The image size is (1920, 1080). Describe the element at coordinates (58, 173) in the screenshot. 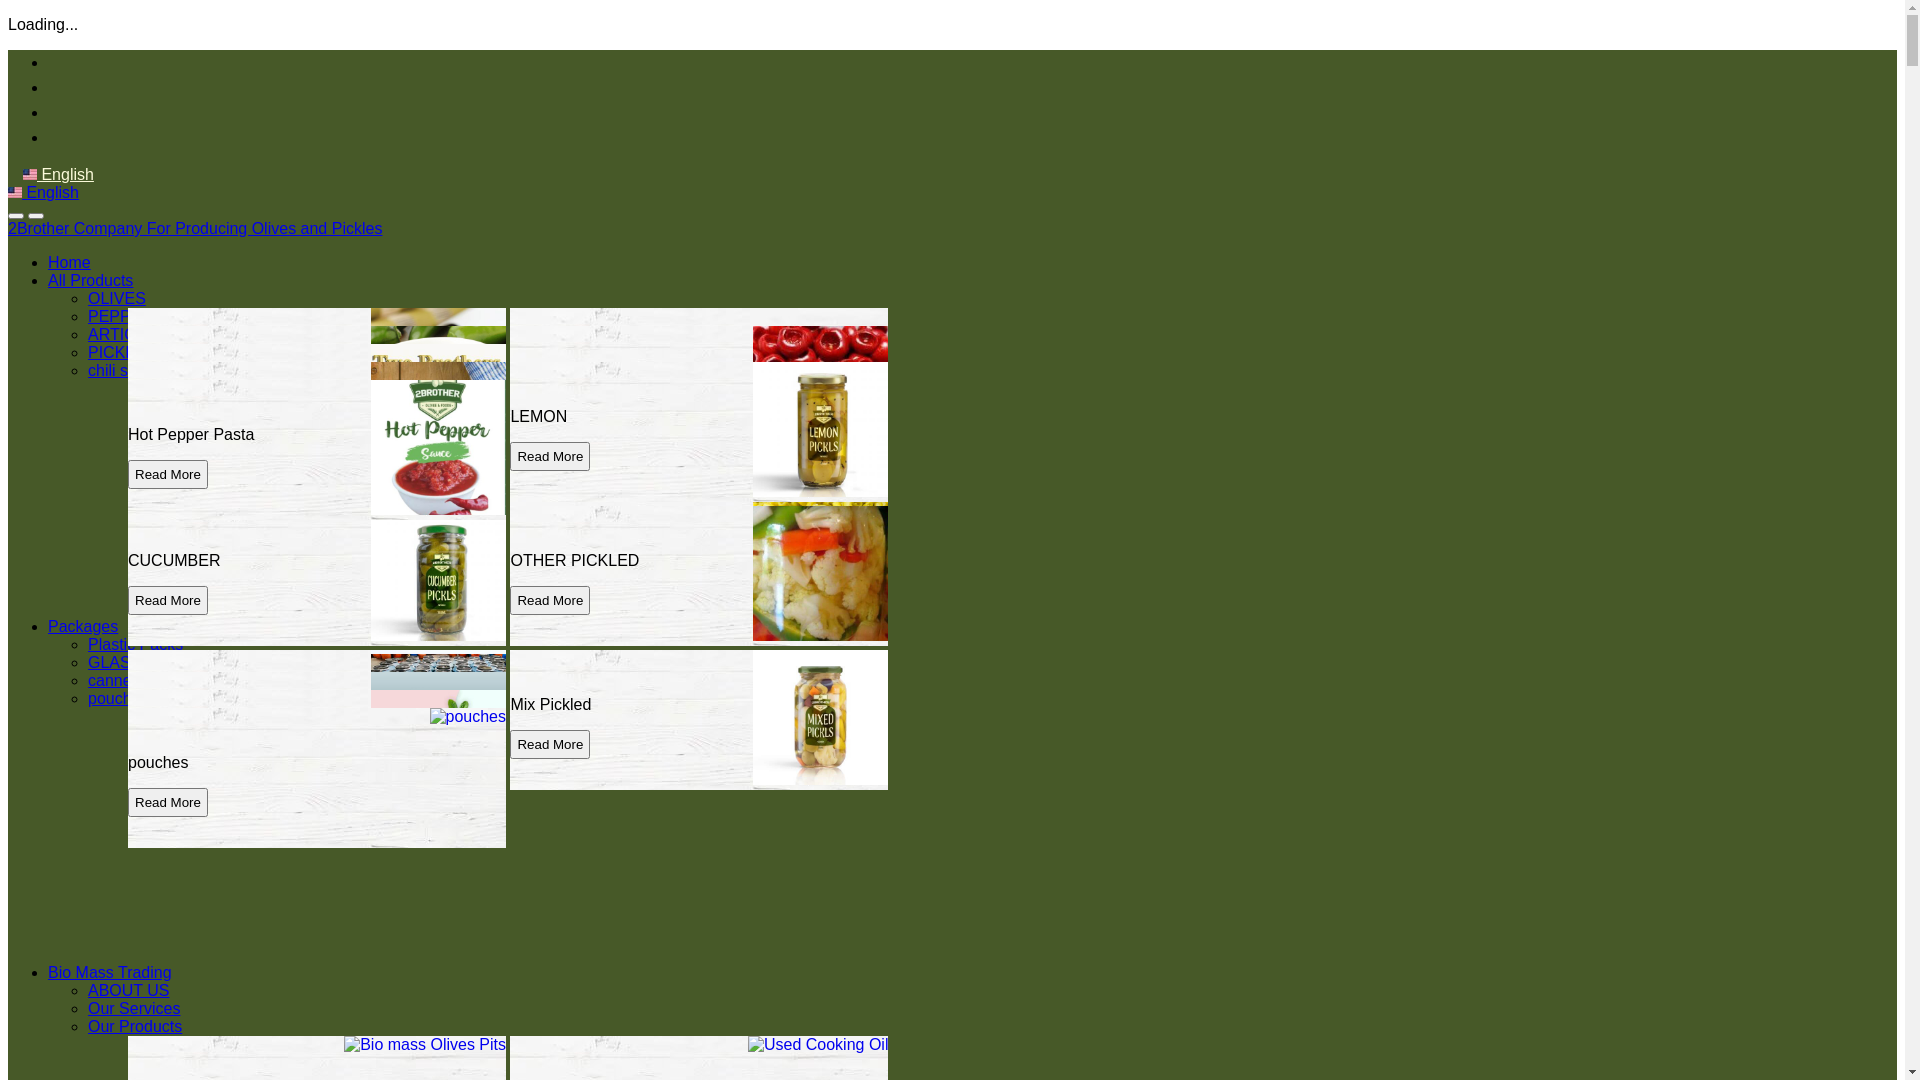

I see `'English'` at that location.